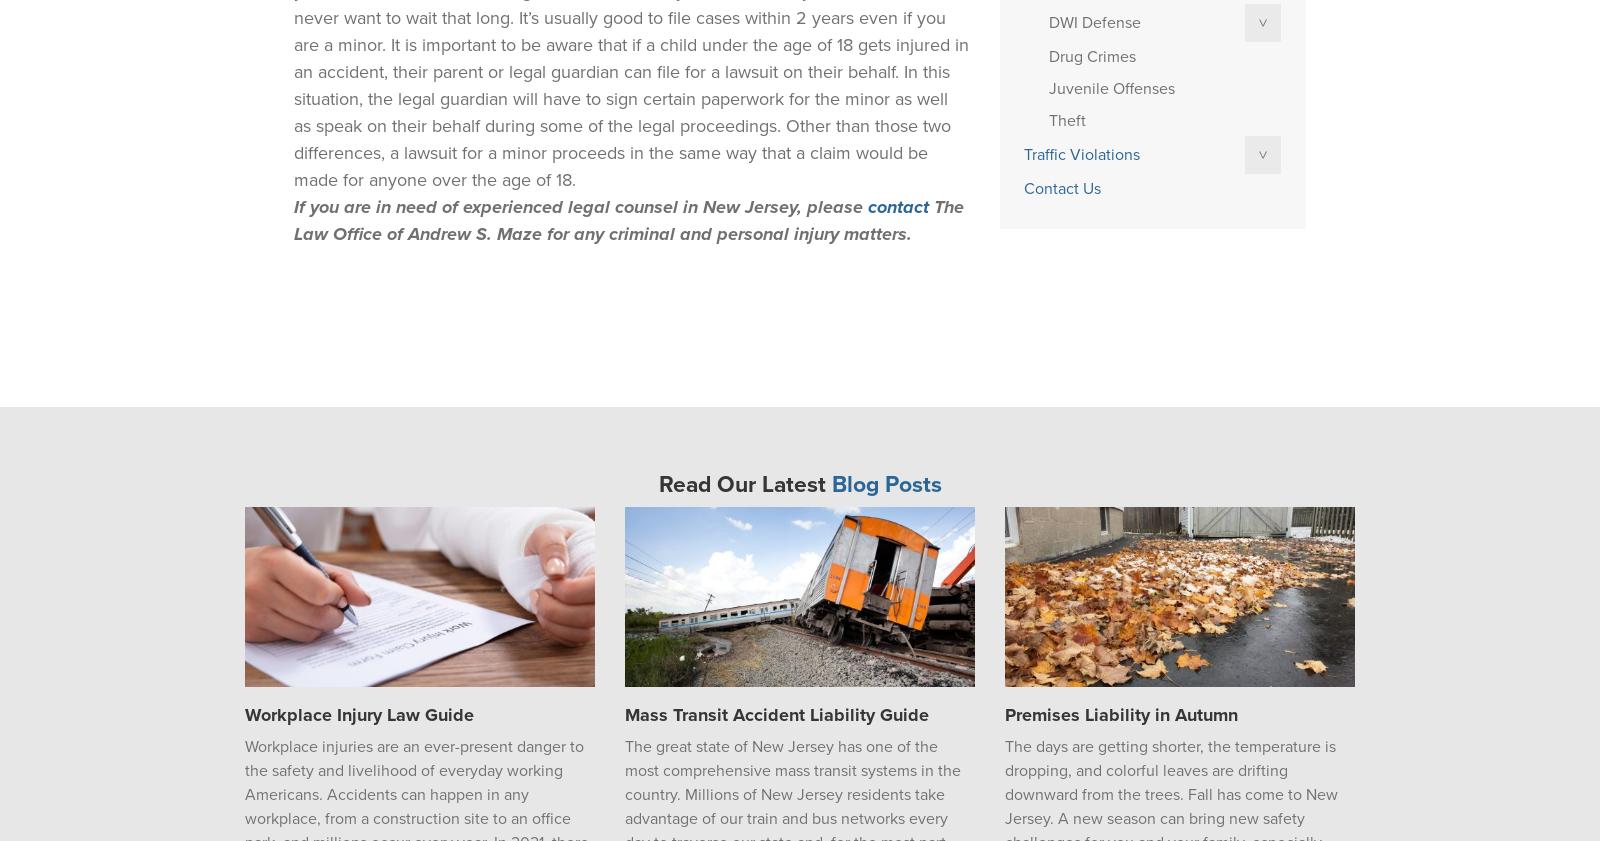 The height and width of the screenshot is (841, 1600). What do you see at coordinates (1004, 715) in the screenshot?
I see `'Premises Liability in Autumn'` at bounding box center [1004, 715].